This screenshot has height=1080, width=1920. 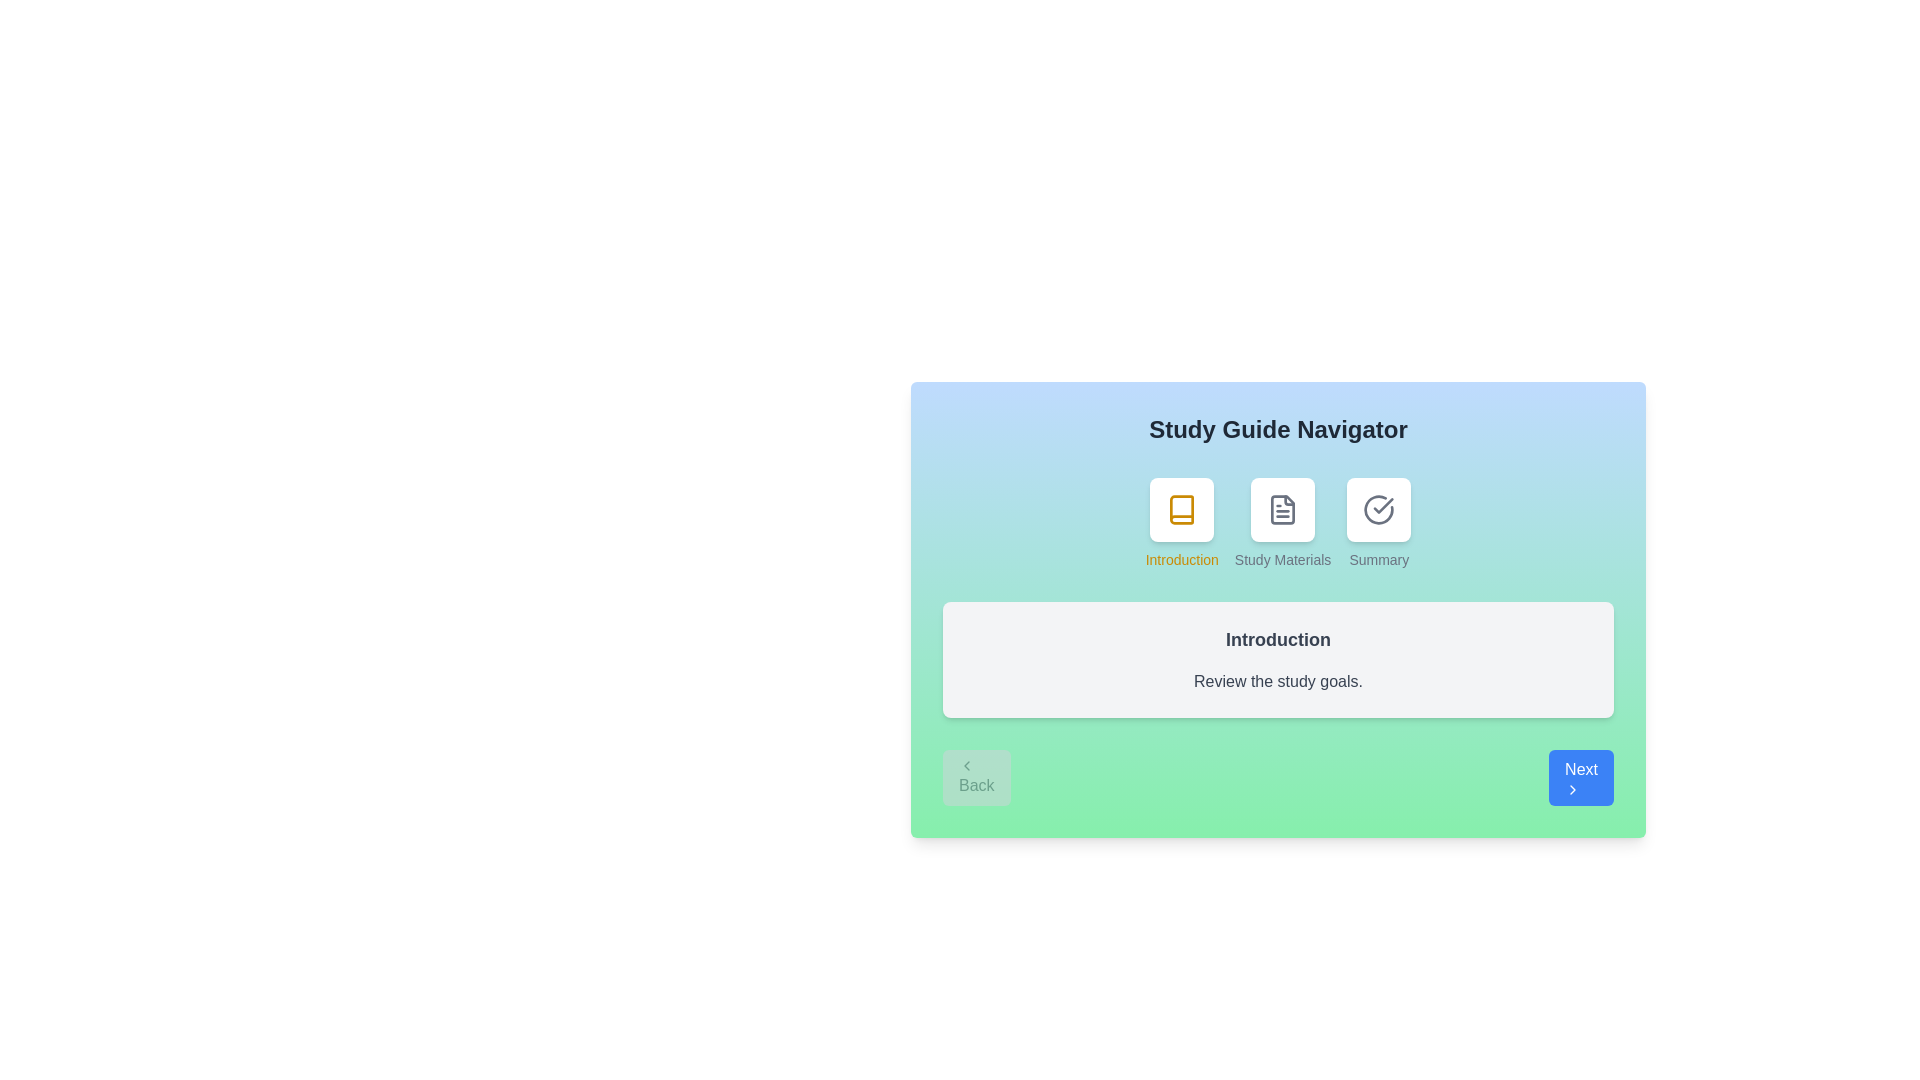 I want to click on the step icon corresponding to Summary to view its content, so click(x=1377, y=523).